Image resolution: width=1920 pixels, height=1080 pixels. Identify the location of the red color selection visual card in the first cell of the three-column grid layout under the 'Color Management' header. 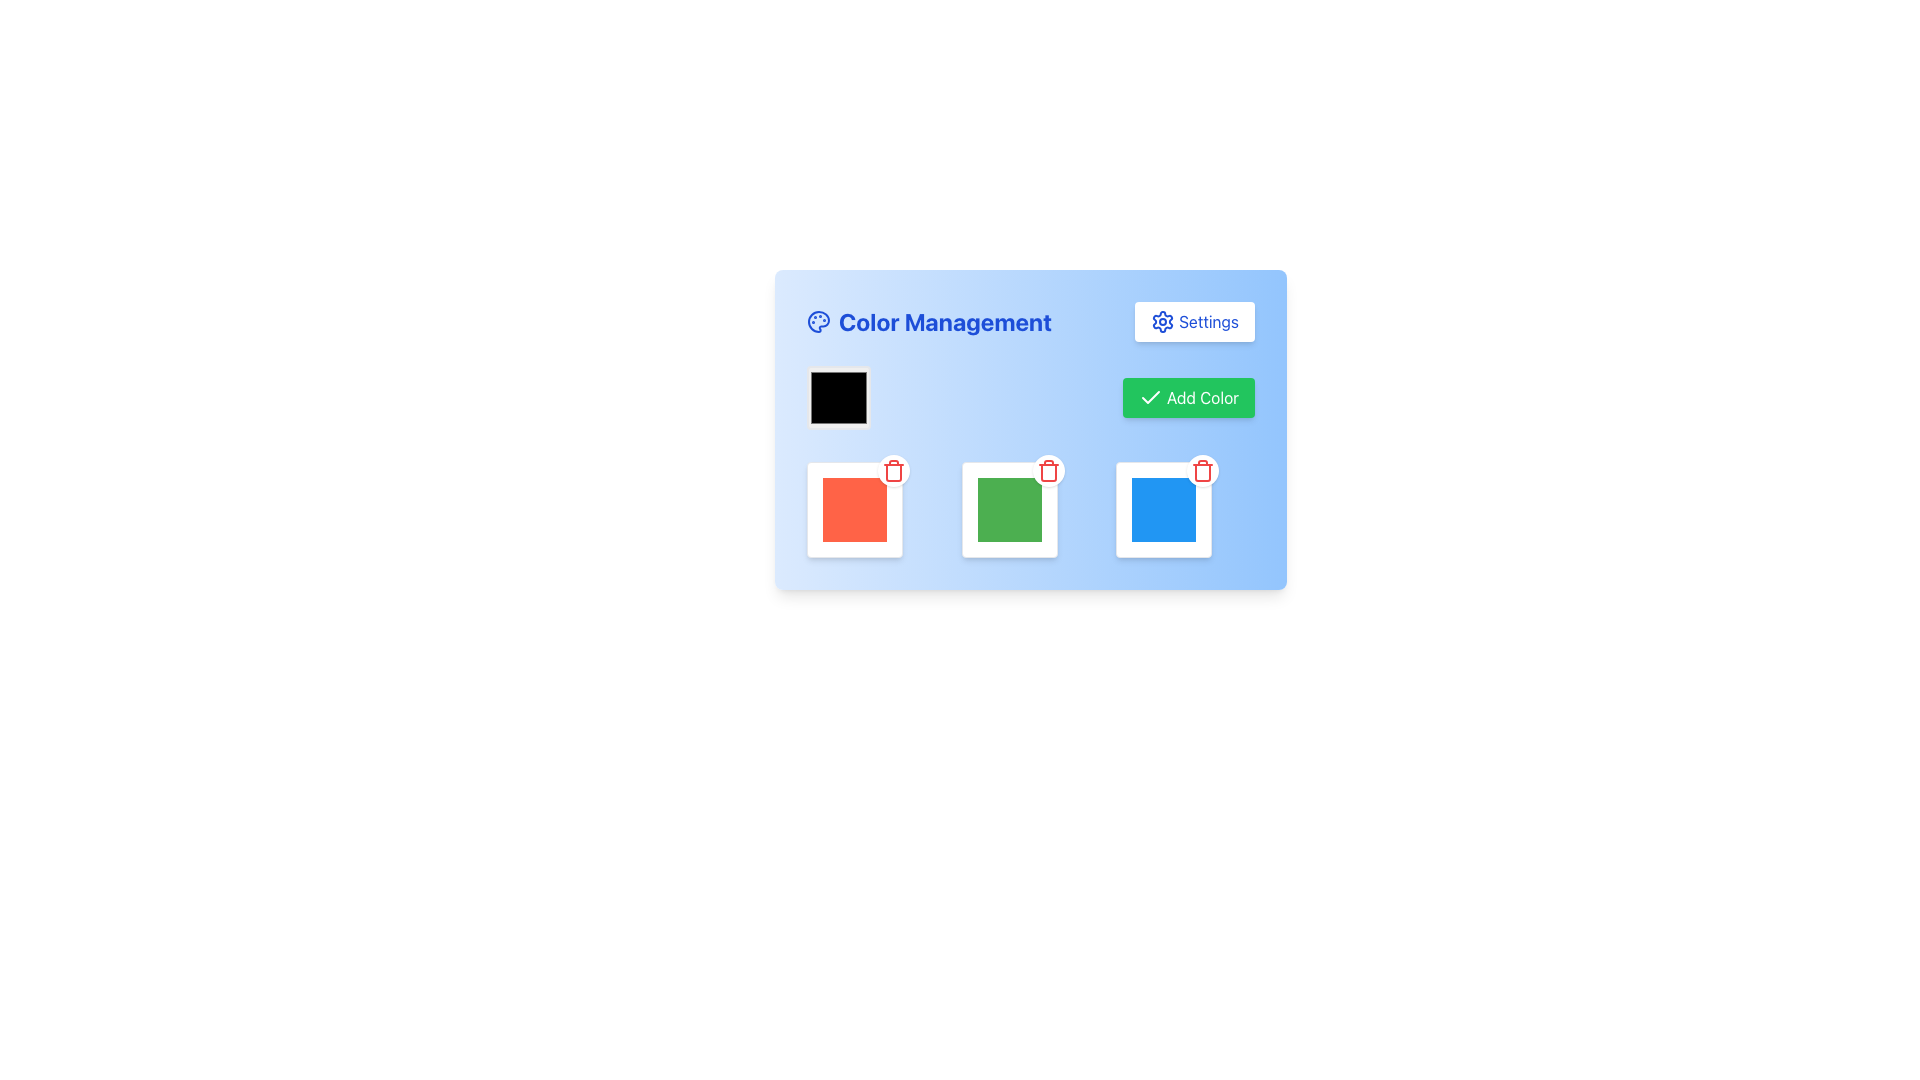
(854, 508).